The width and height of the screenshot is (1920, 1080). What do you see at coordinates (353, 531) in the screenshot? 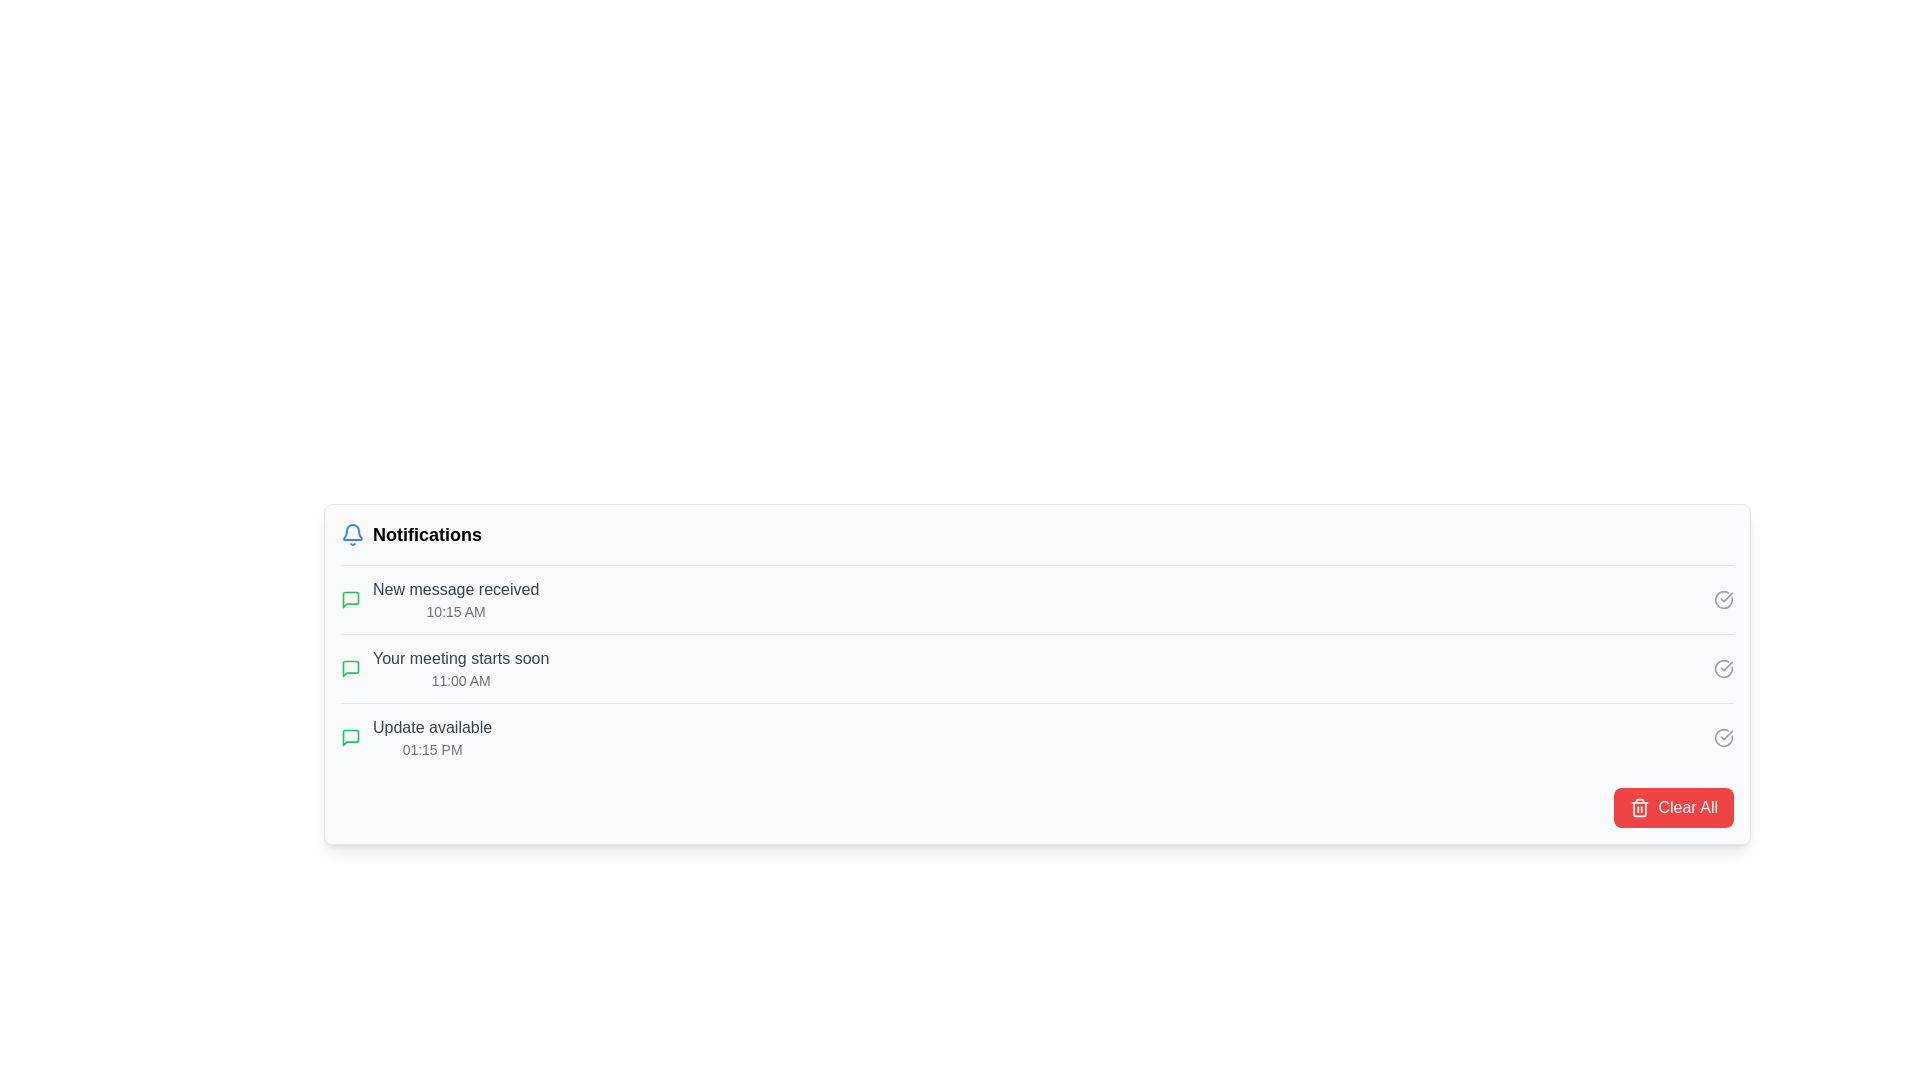
I see `the stylized bell icon representing notifications, which is located in the top-left corner of the notification panel, adjacent to the header text 'Notifications'` at bounding box center [353, 531].